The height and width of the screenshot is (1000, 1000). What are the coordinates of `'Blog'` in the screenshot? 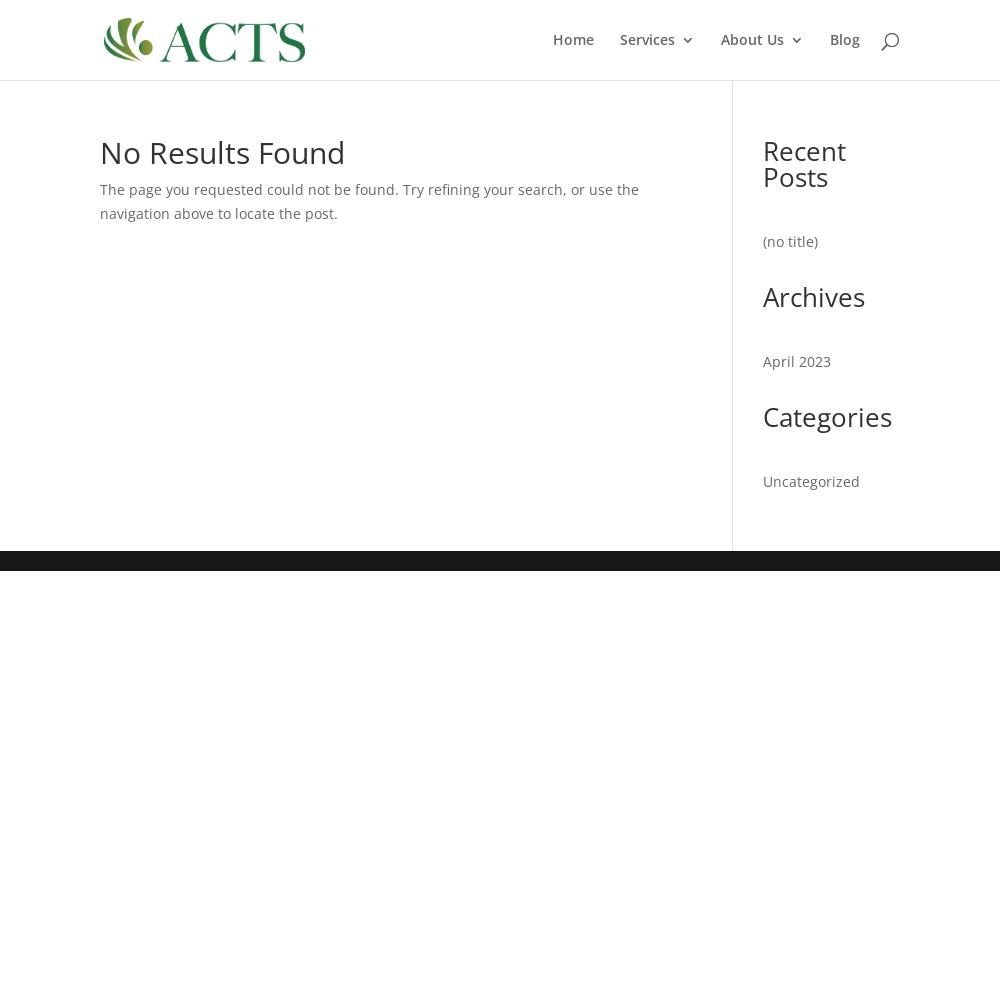 It's located at (844, 39).